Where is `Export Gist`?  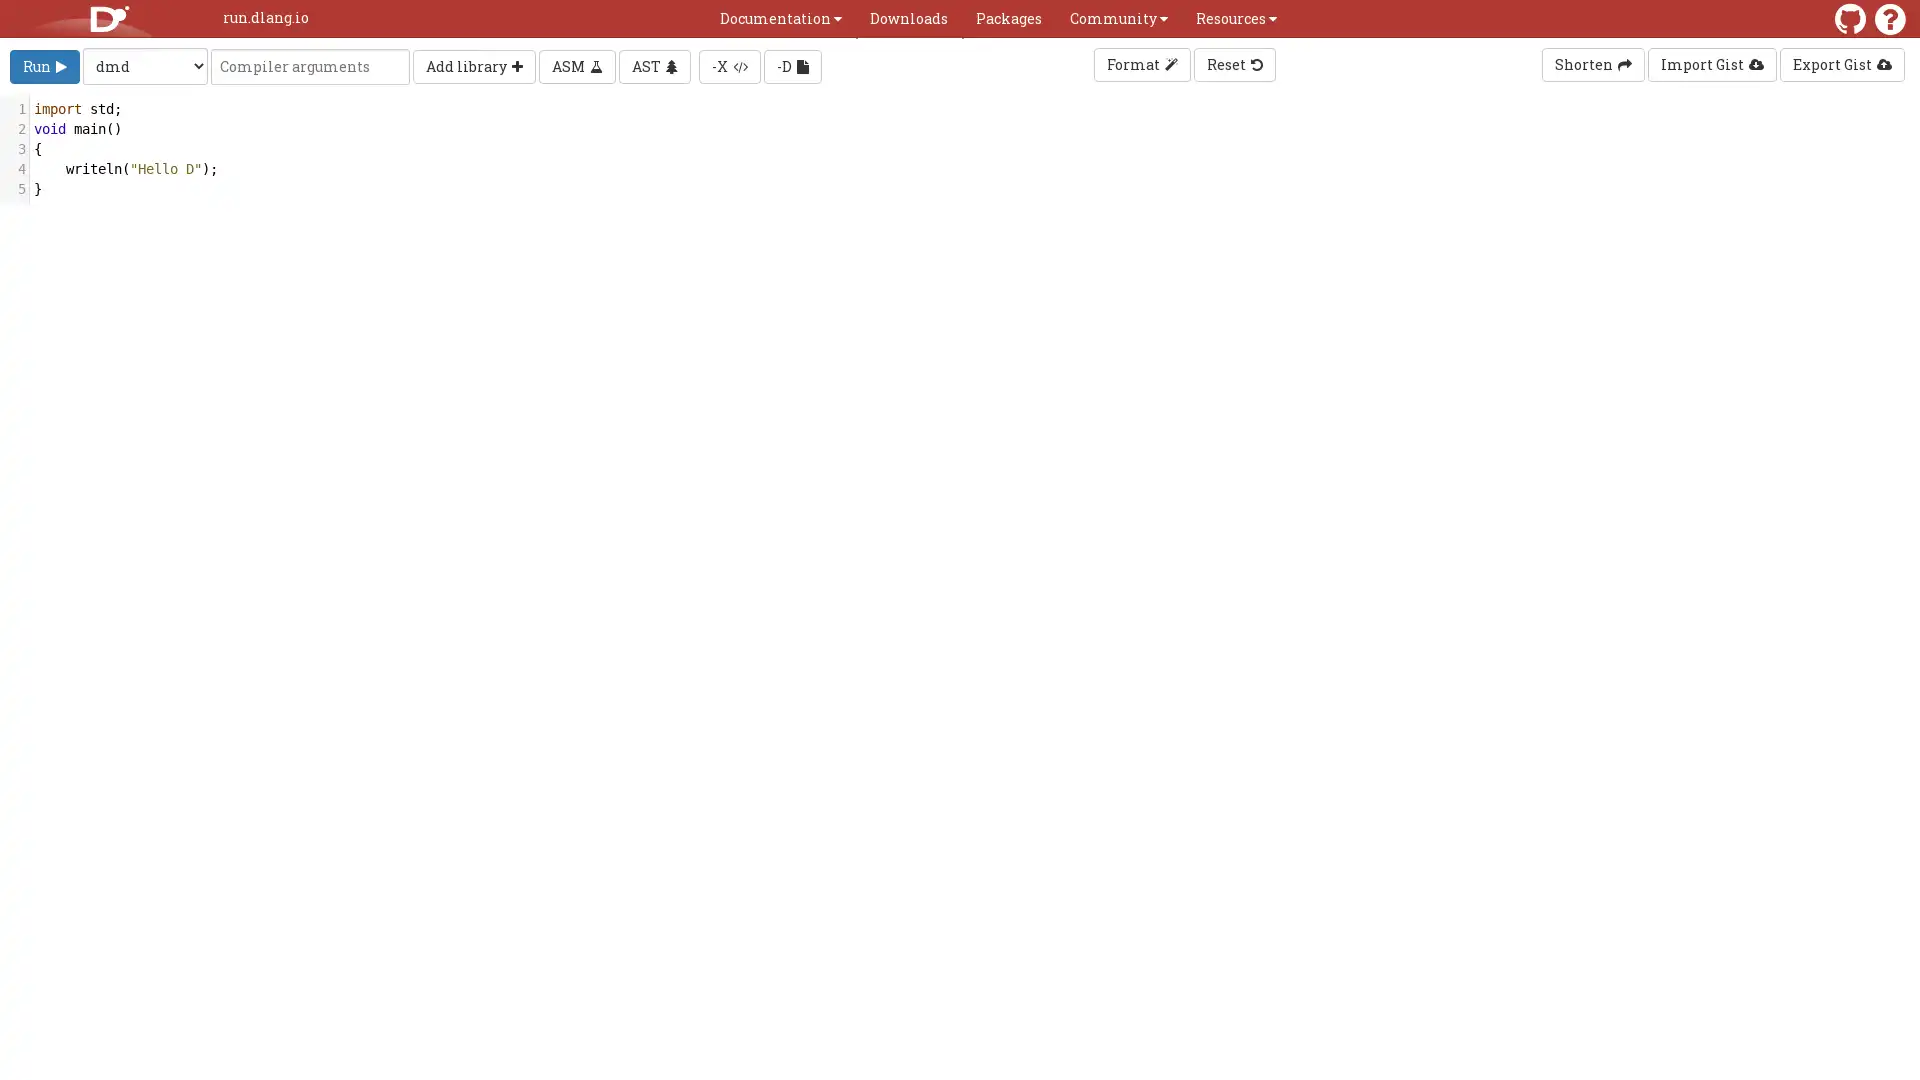
Export Gist is located at coordinates (1841, 64).